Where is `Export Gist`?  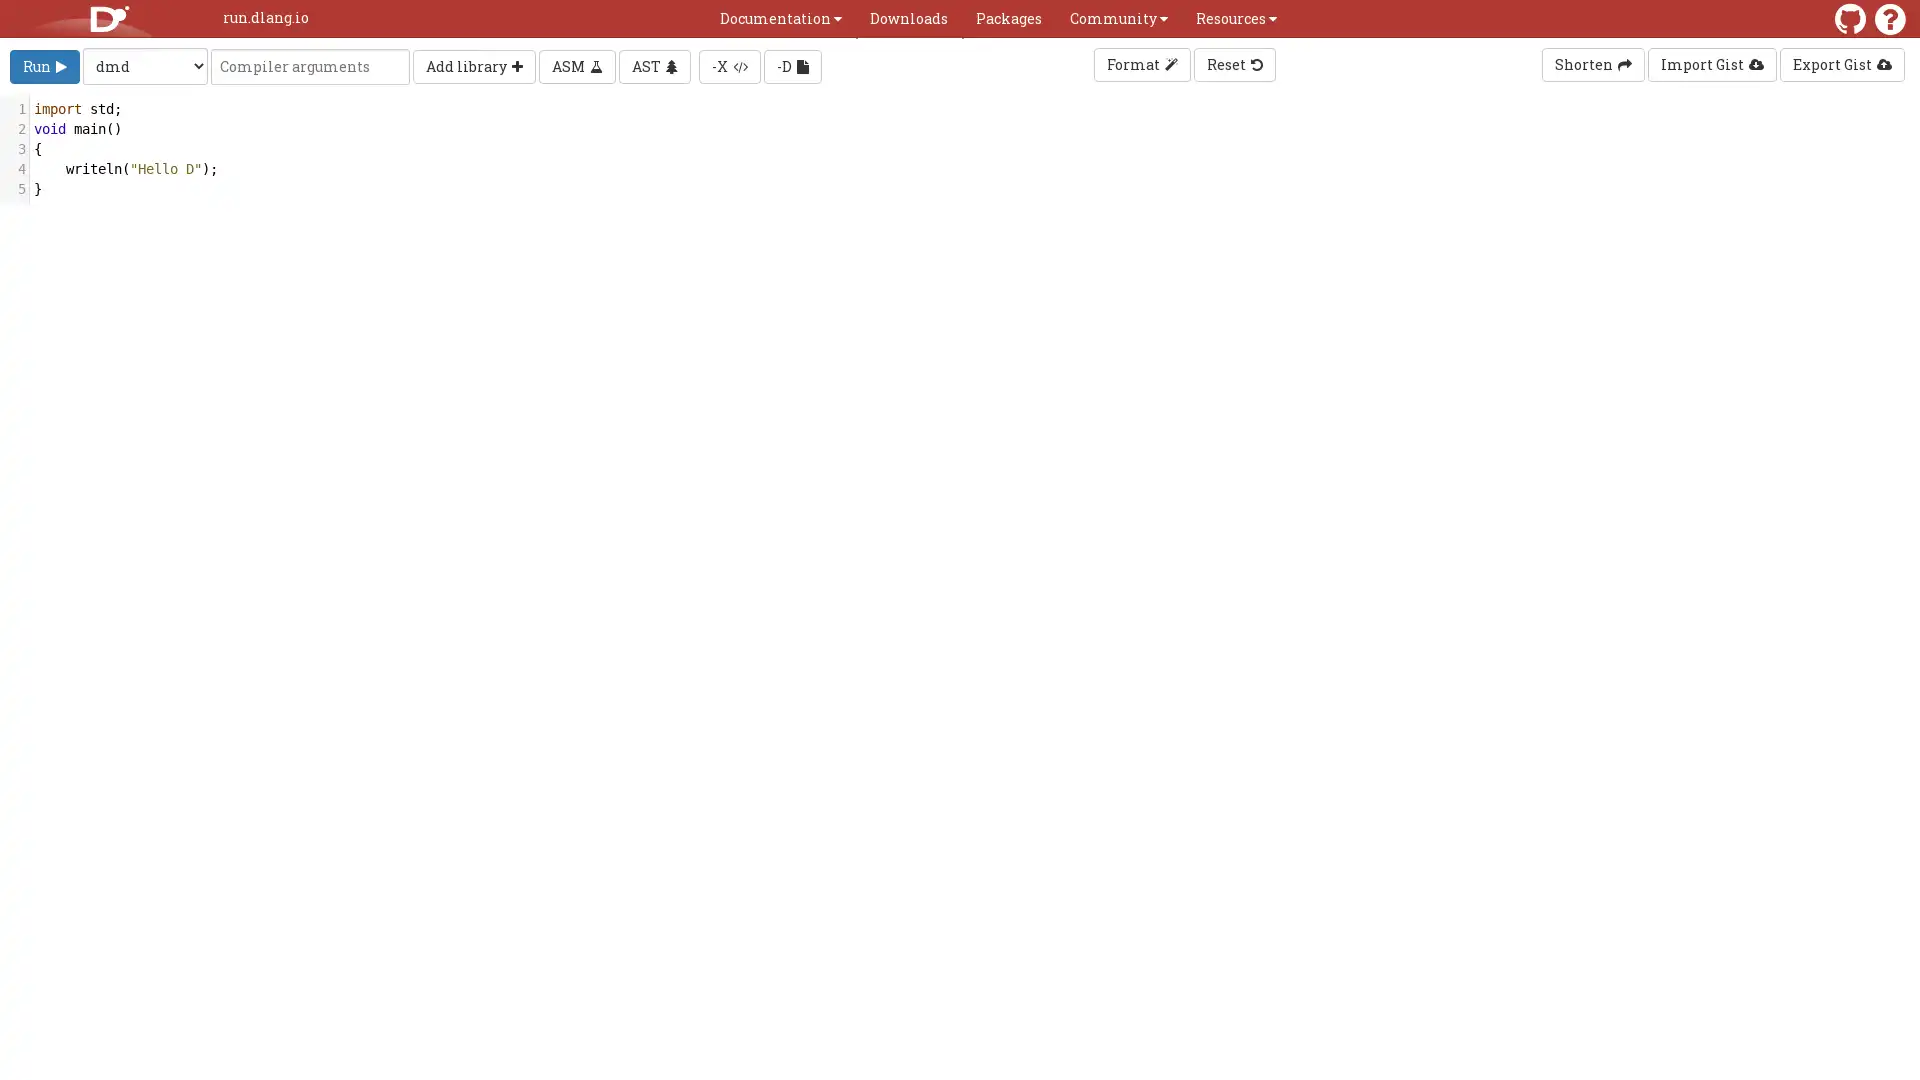
Export Gist is located at coordinates (1841, 64).